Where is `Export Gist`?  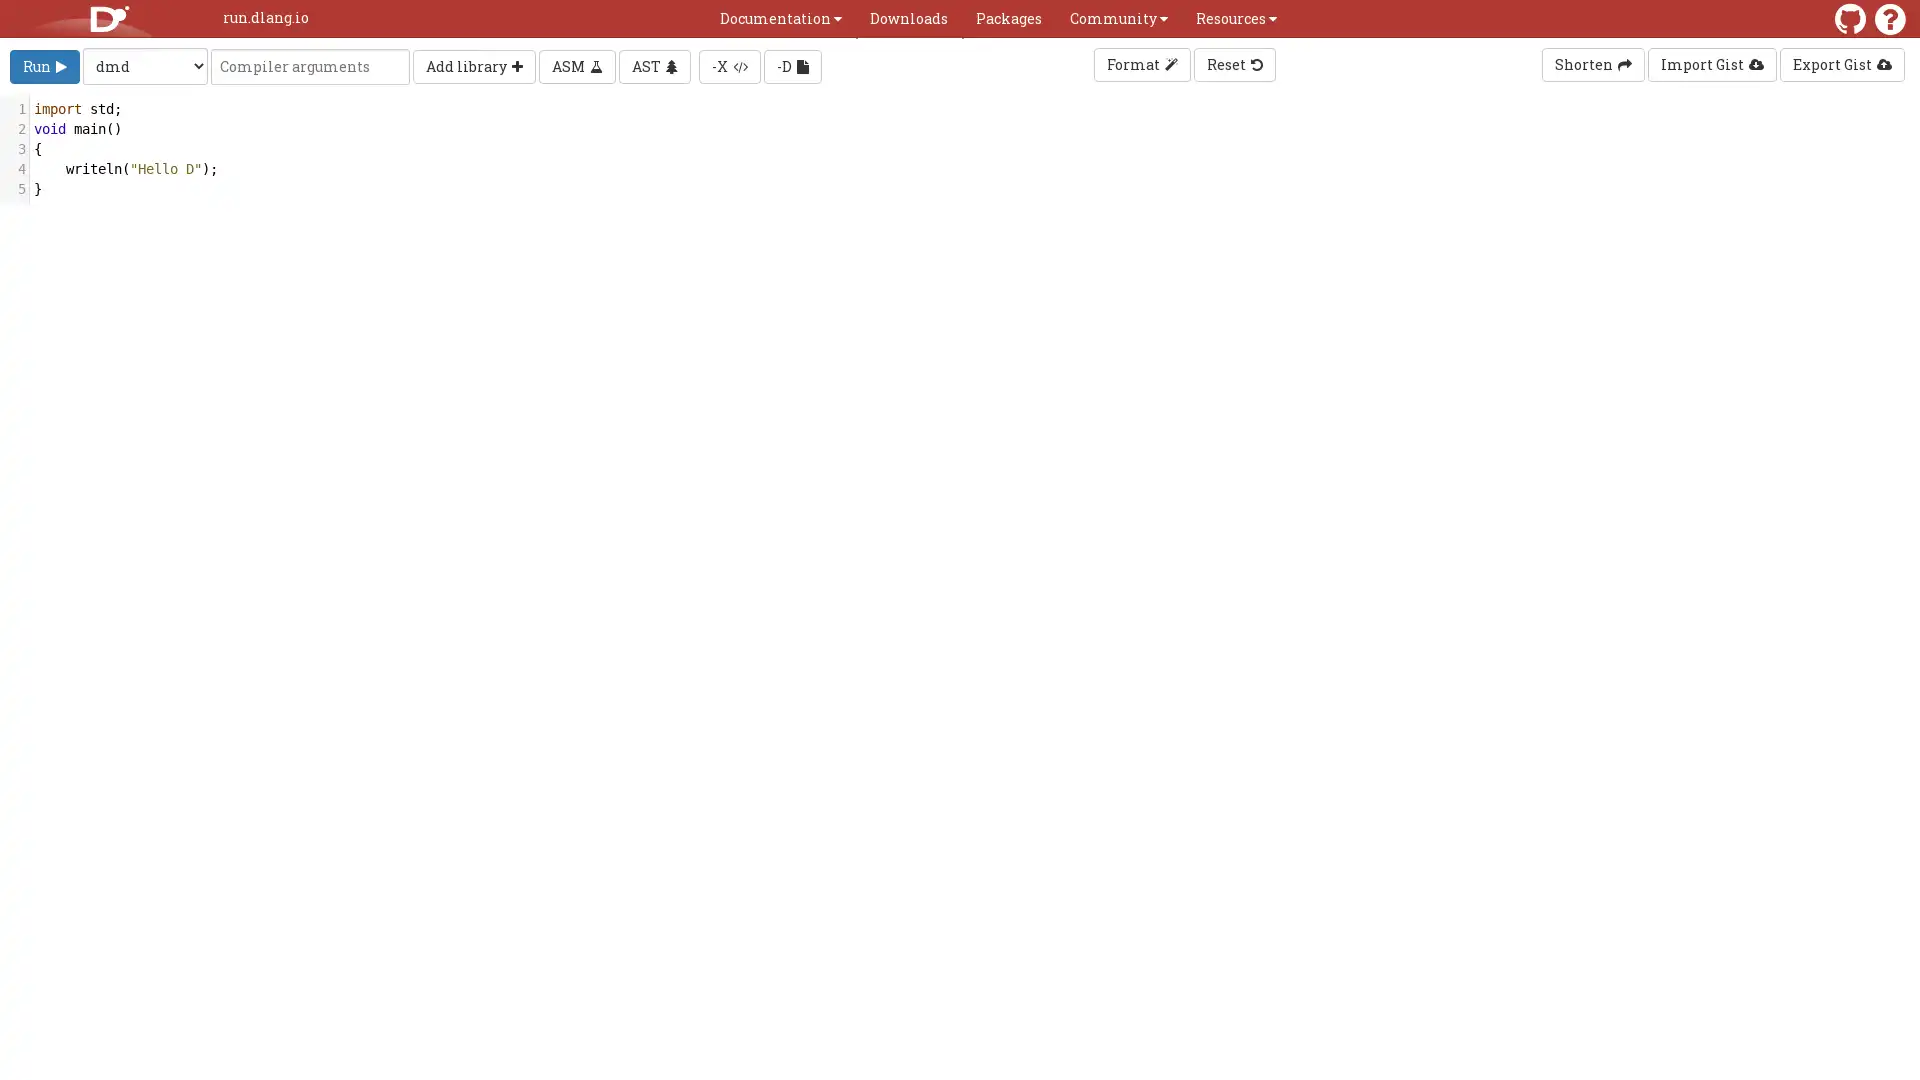
Export Gist is located at coordinates (1841, 64).